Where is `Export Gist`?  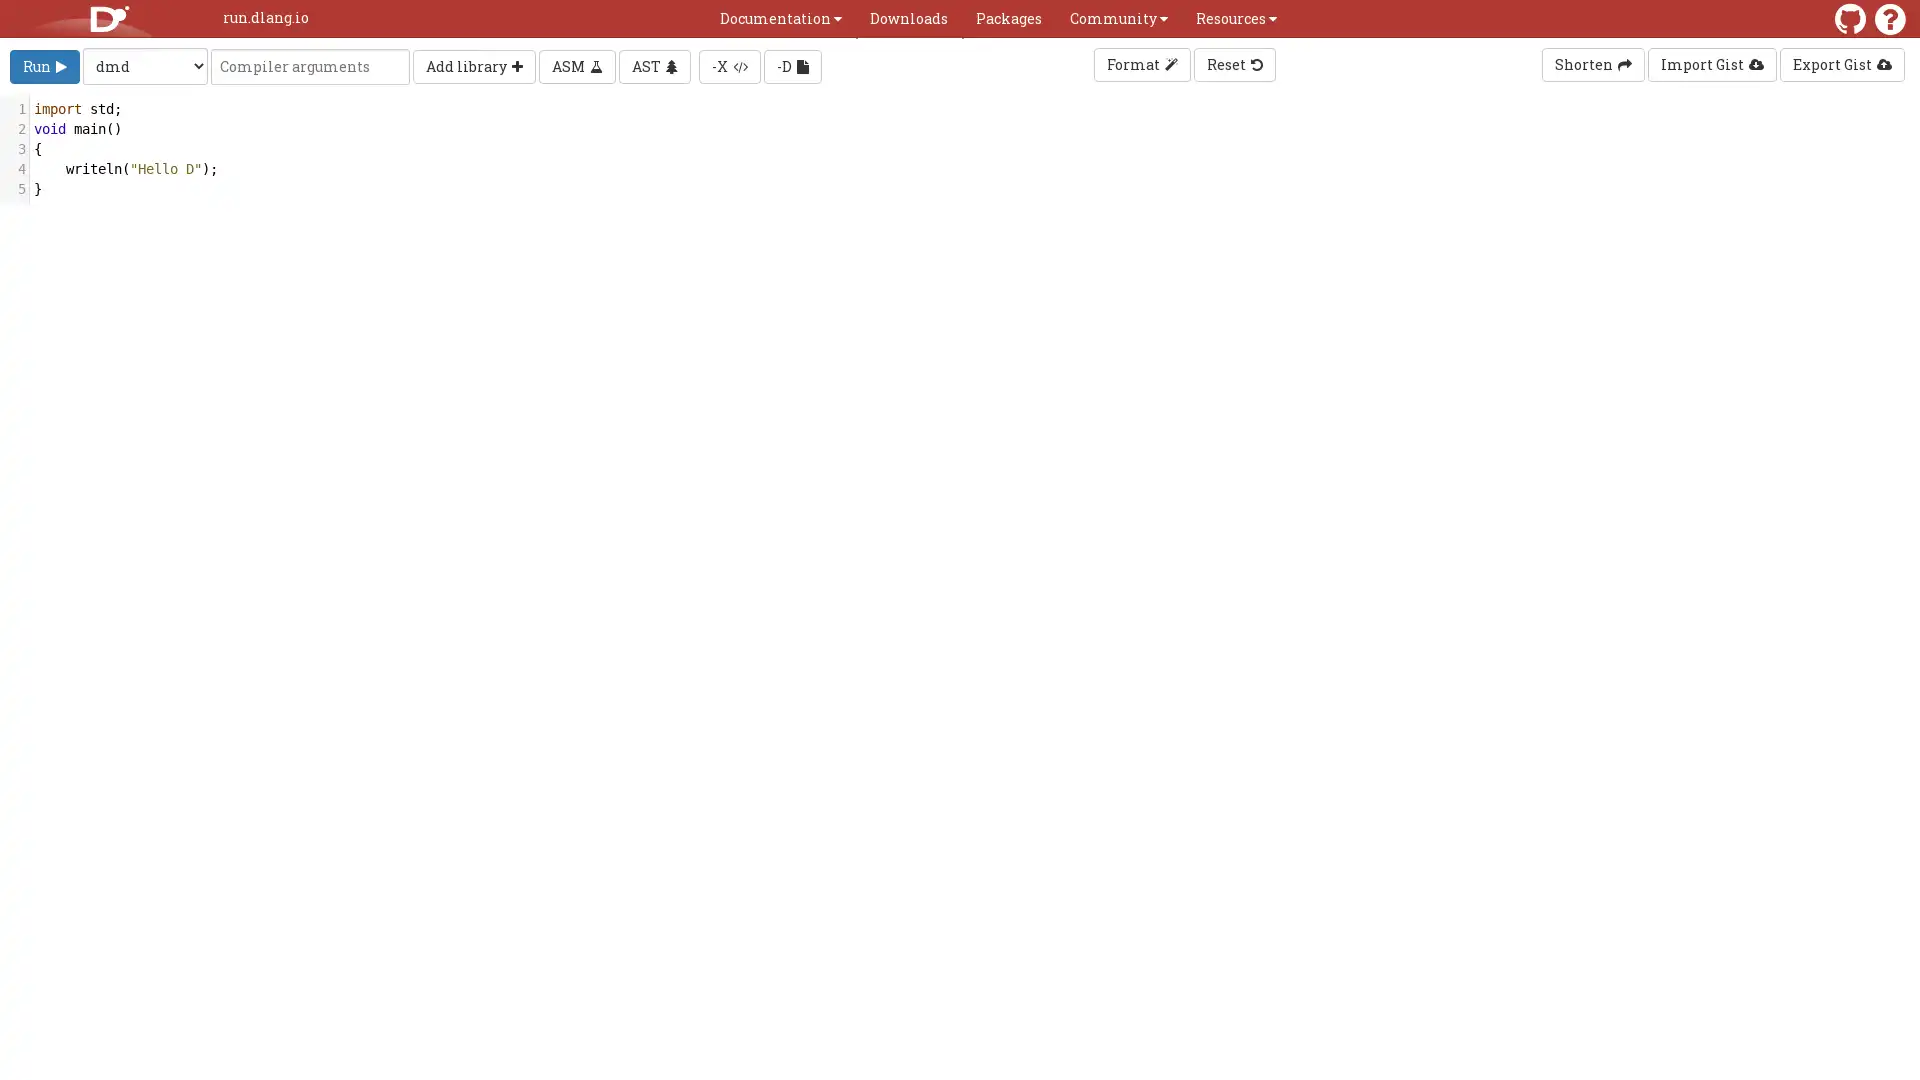
Export Gist is located at coordinates (1841, 64).